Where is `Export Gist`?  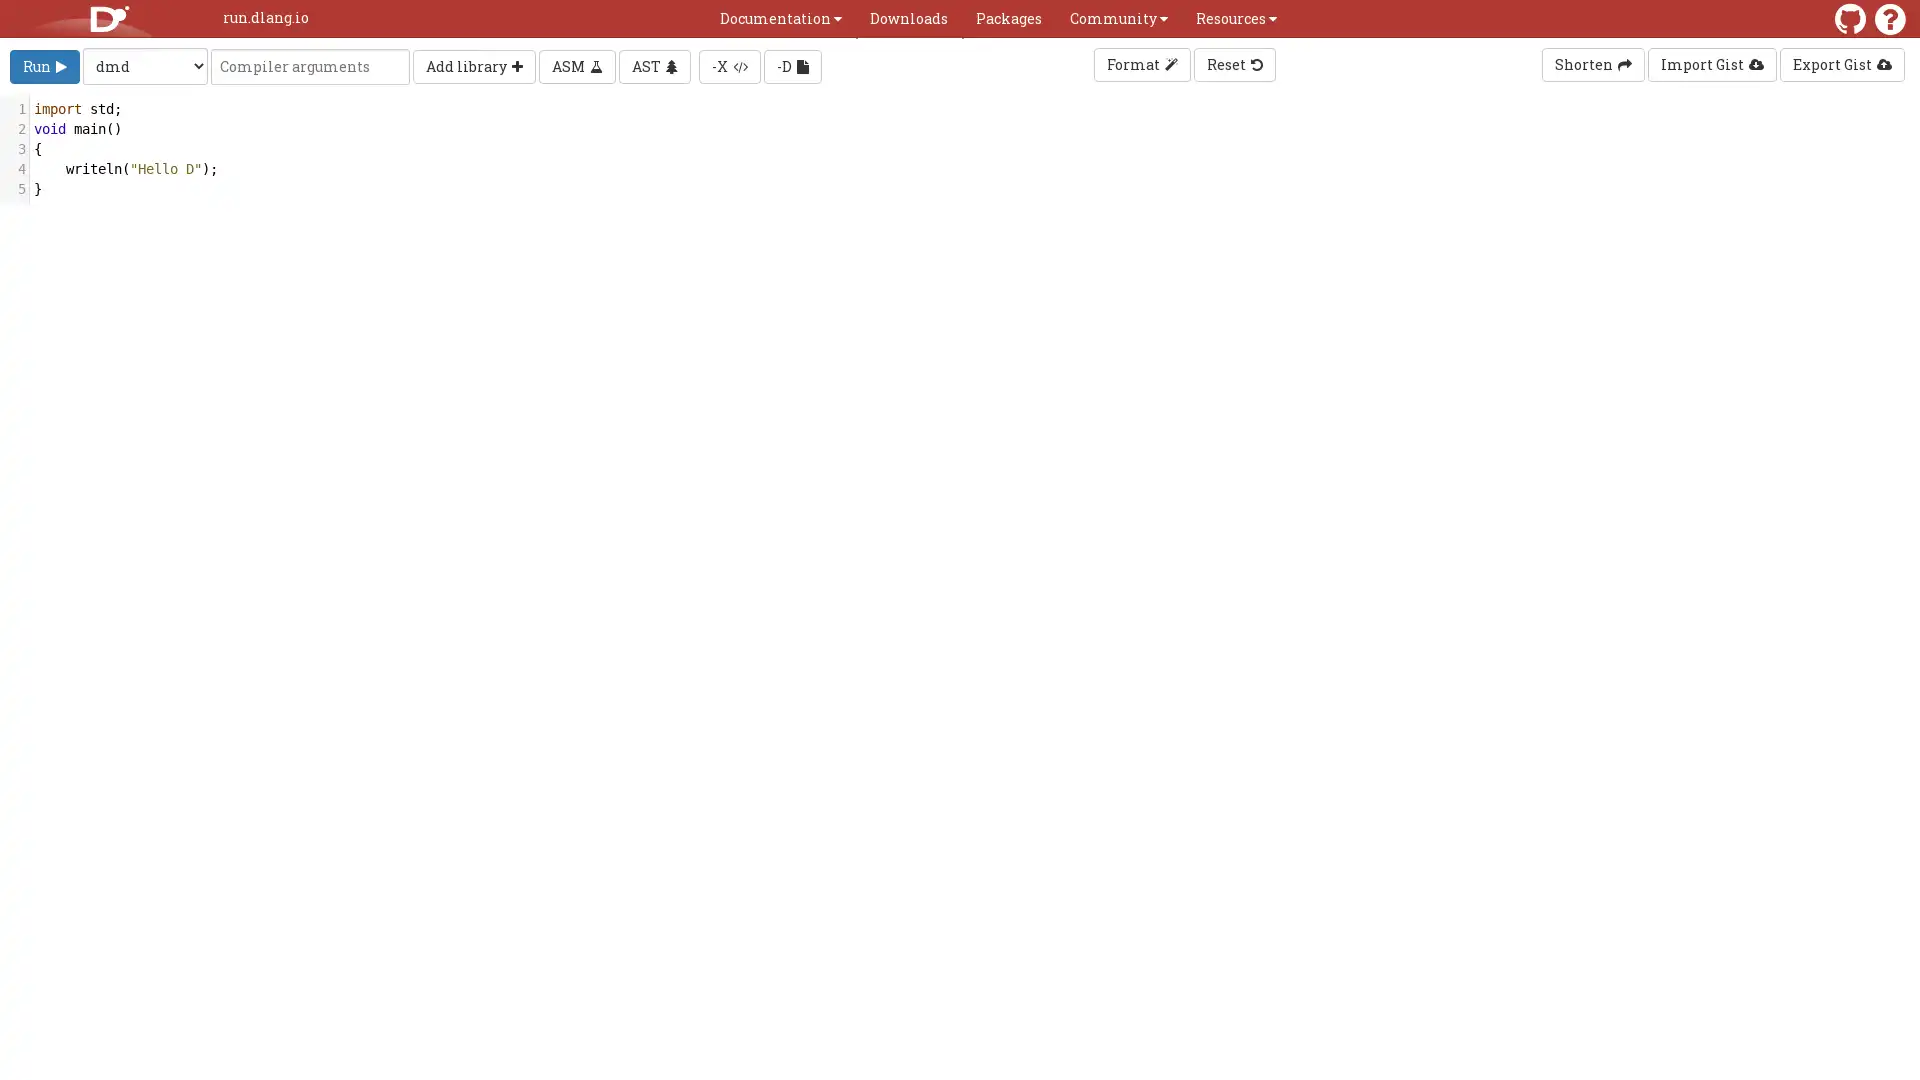
Export Gist is located at coordinates (1841, 64).